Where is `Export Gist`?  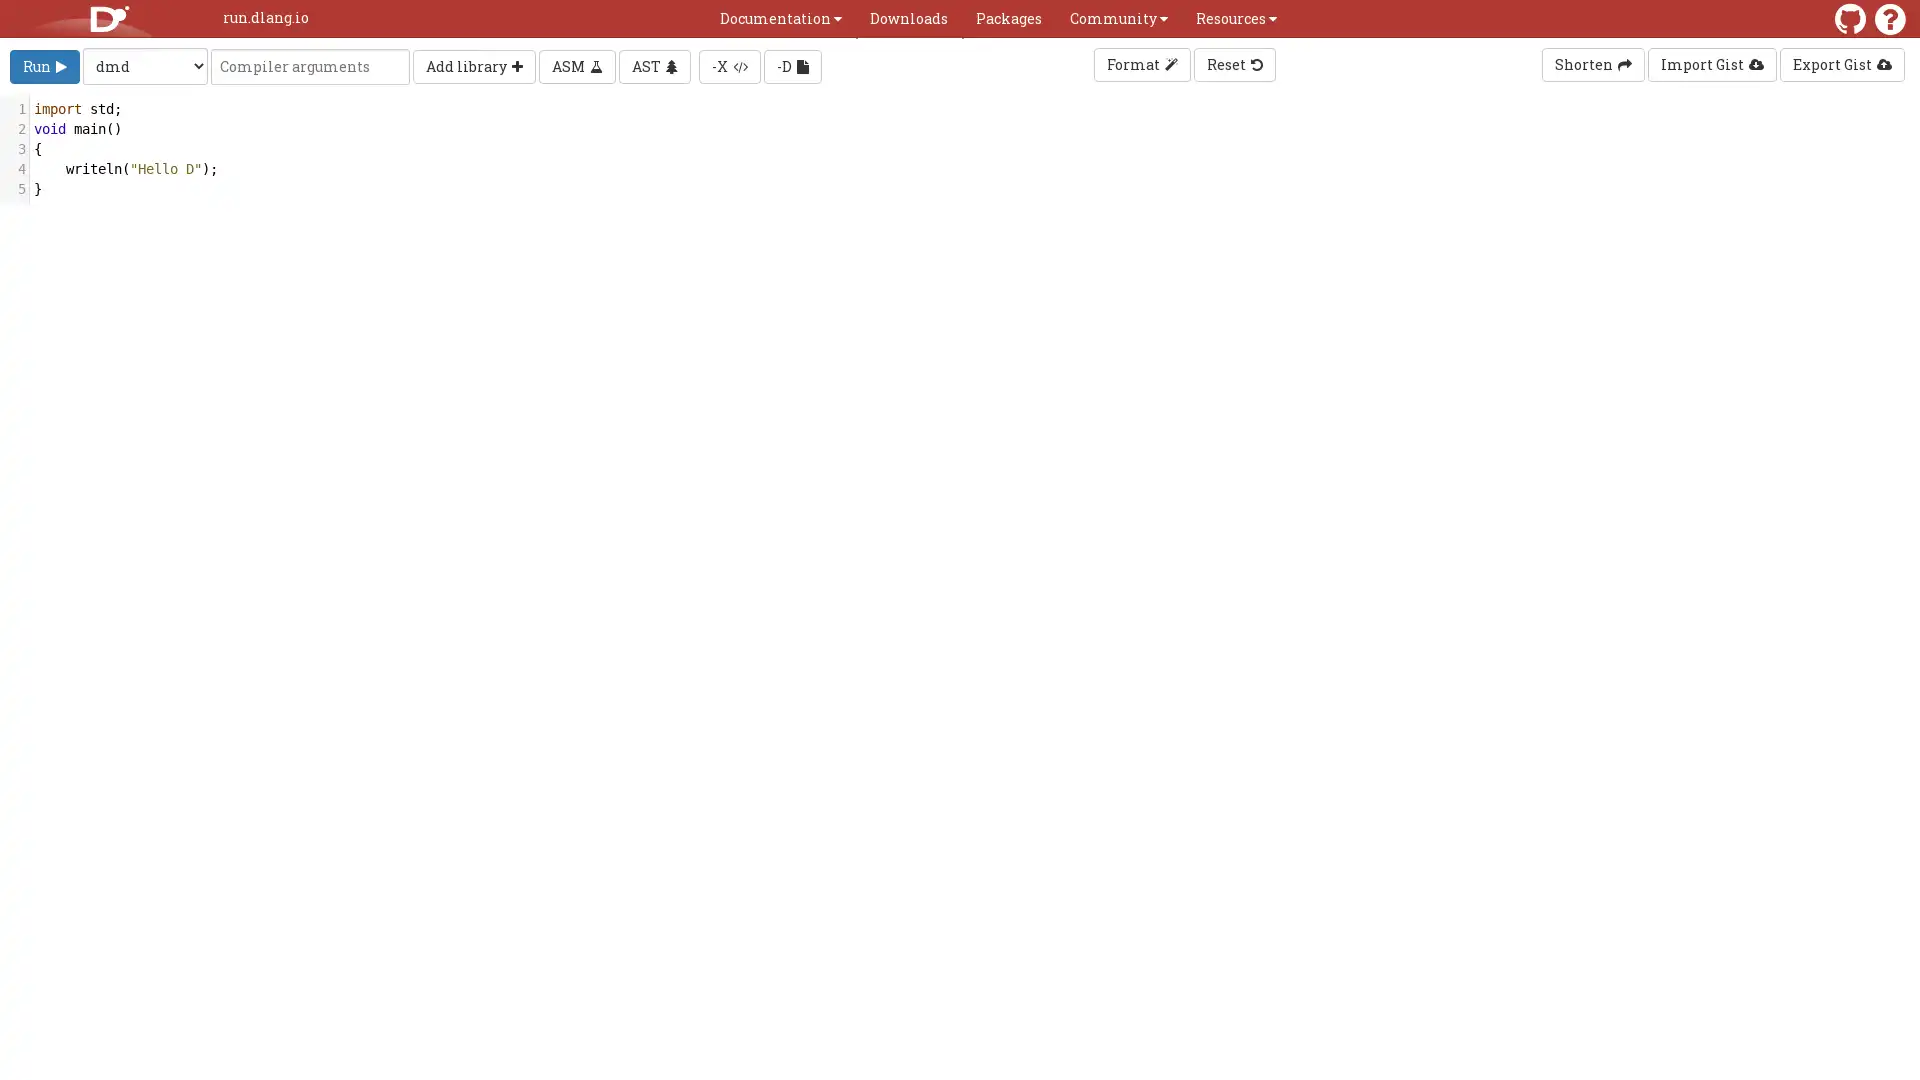
Export Gist is located at coordinates (1841, 64).